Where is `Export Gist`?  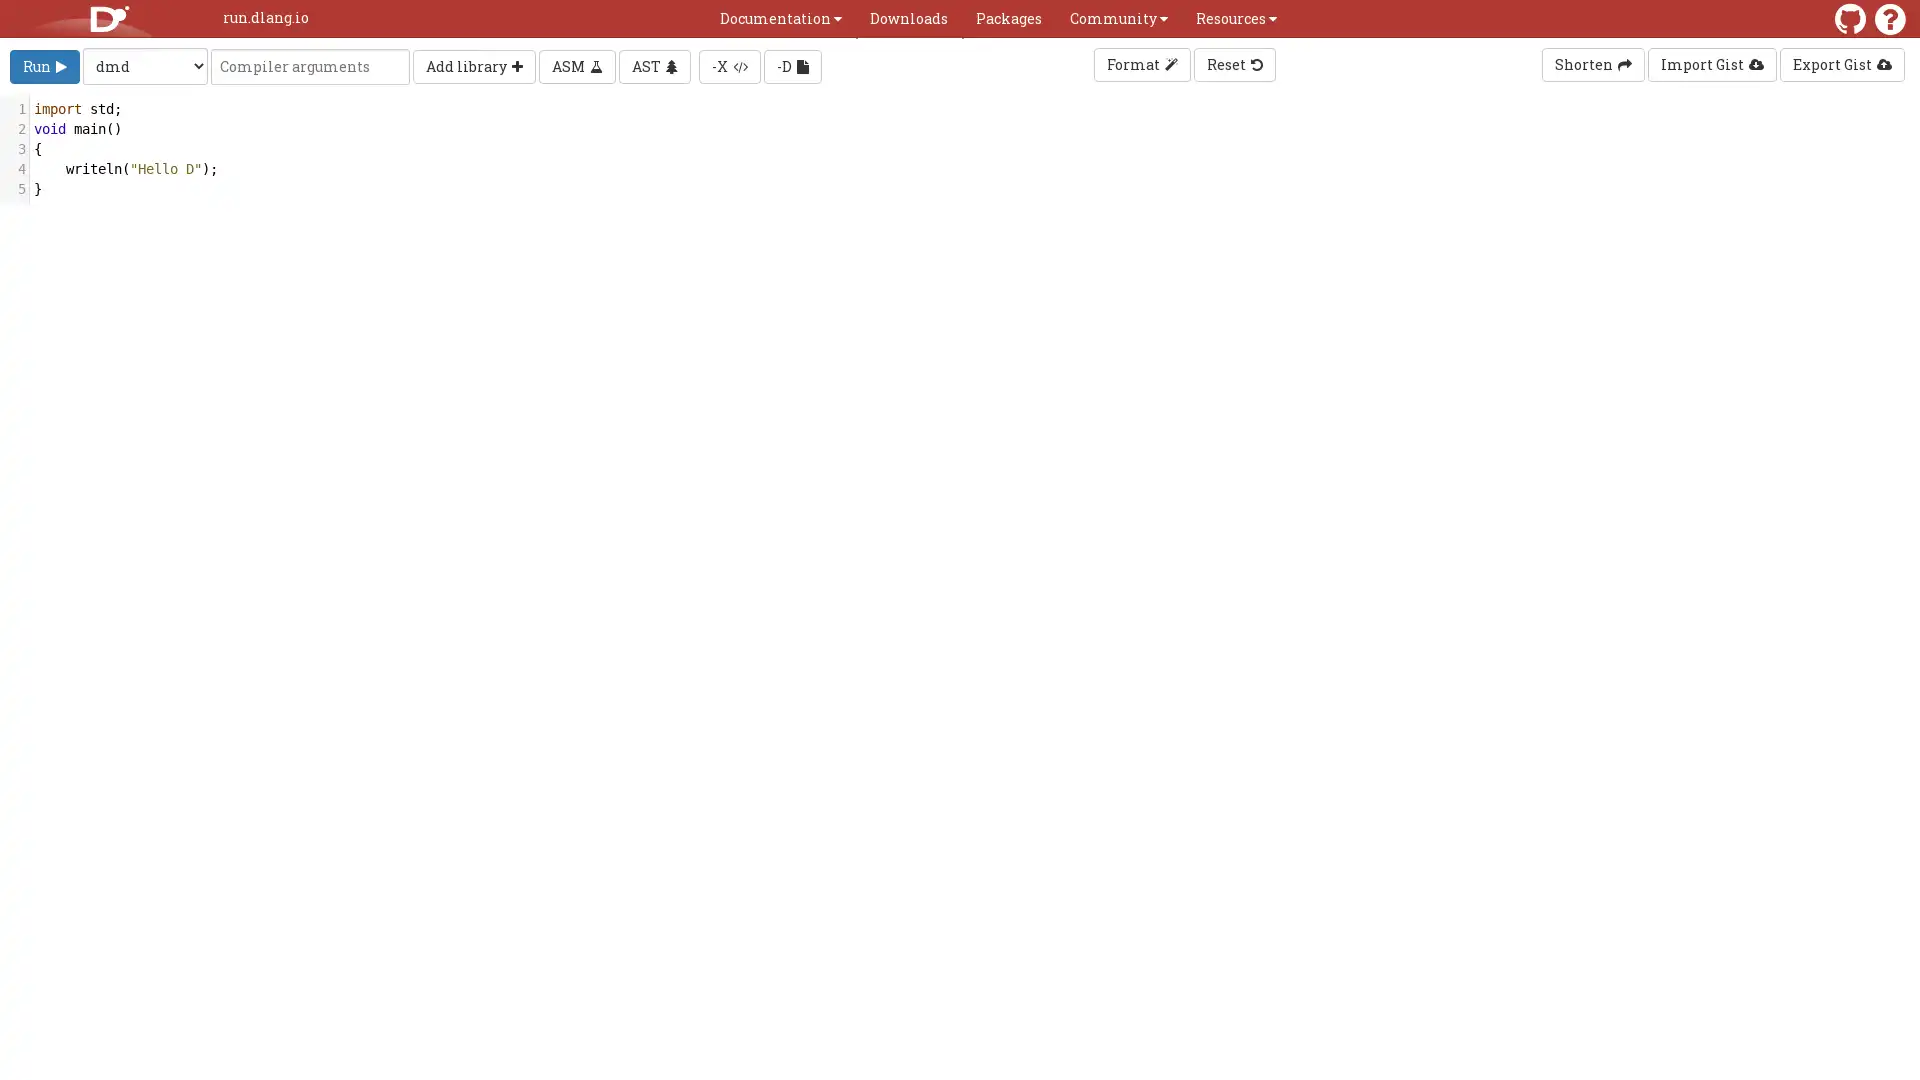
Export Gist is located at coordinates (1841, 64).